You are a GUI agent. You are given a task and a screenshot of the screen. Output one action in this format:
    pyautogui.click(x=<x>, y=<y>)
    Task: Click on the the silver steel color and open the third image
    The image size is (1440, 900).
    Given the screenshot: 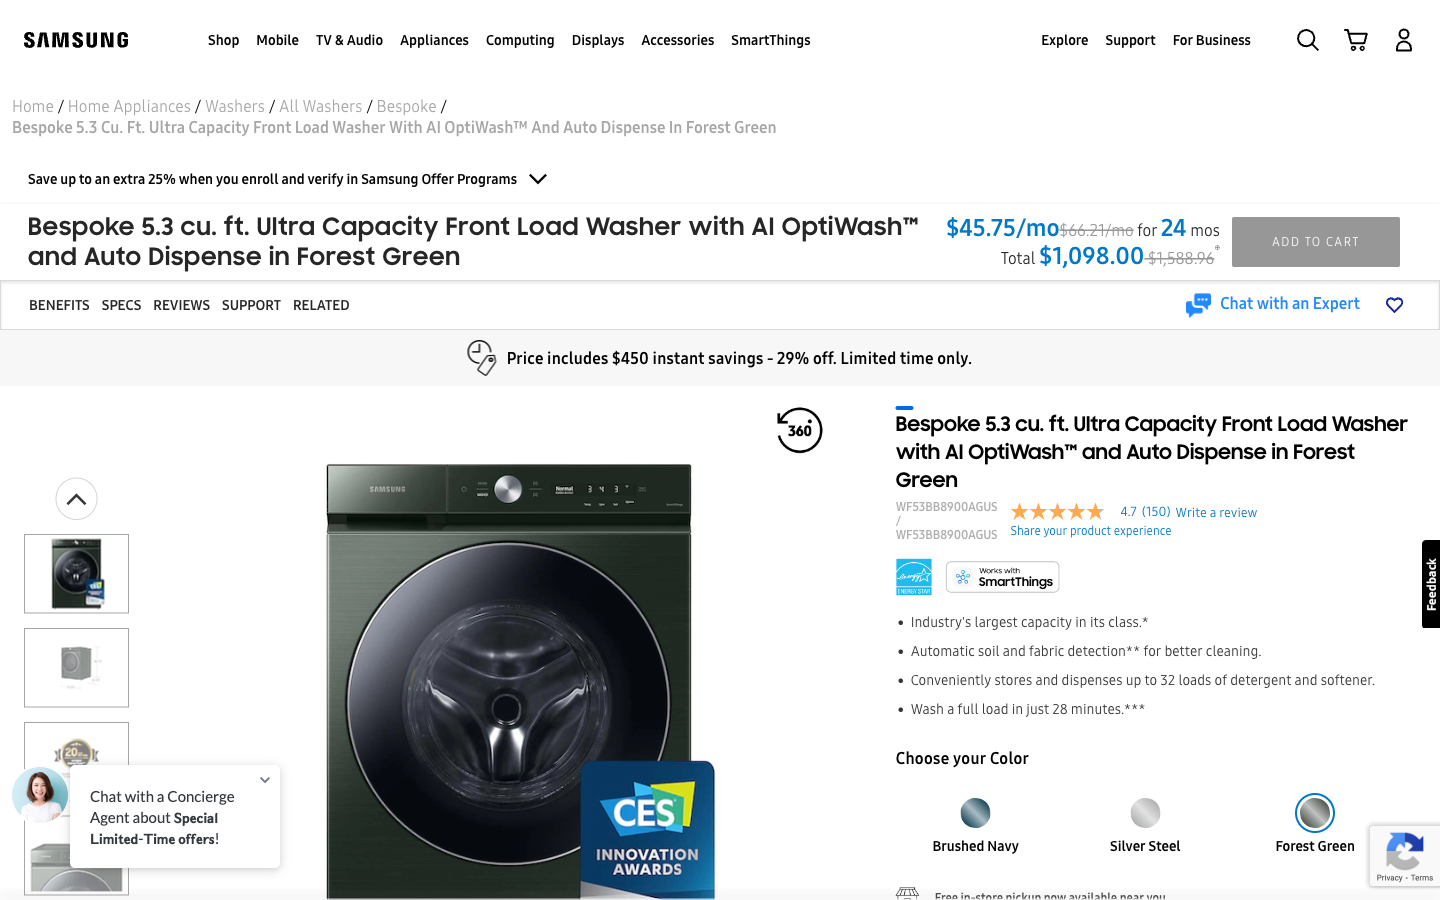 What is the action you would take?
    pyautogui.click(x=1144, y=806)
    